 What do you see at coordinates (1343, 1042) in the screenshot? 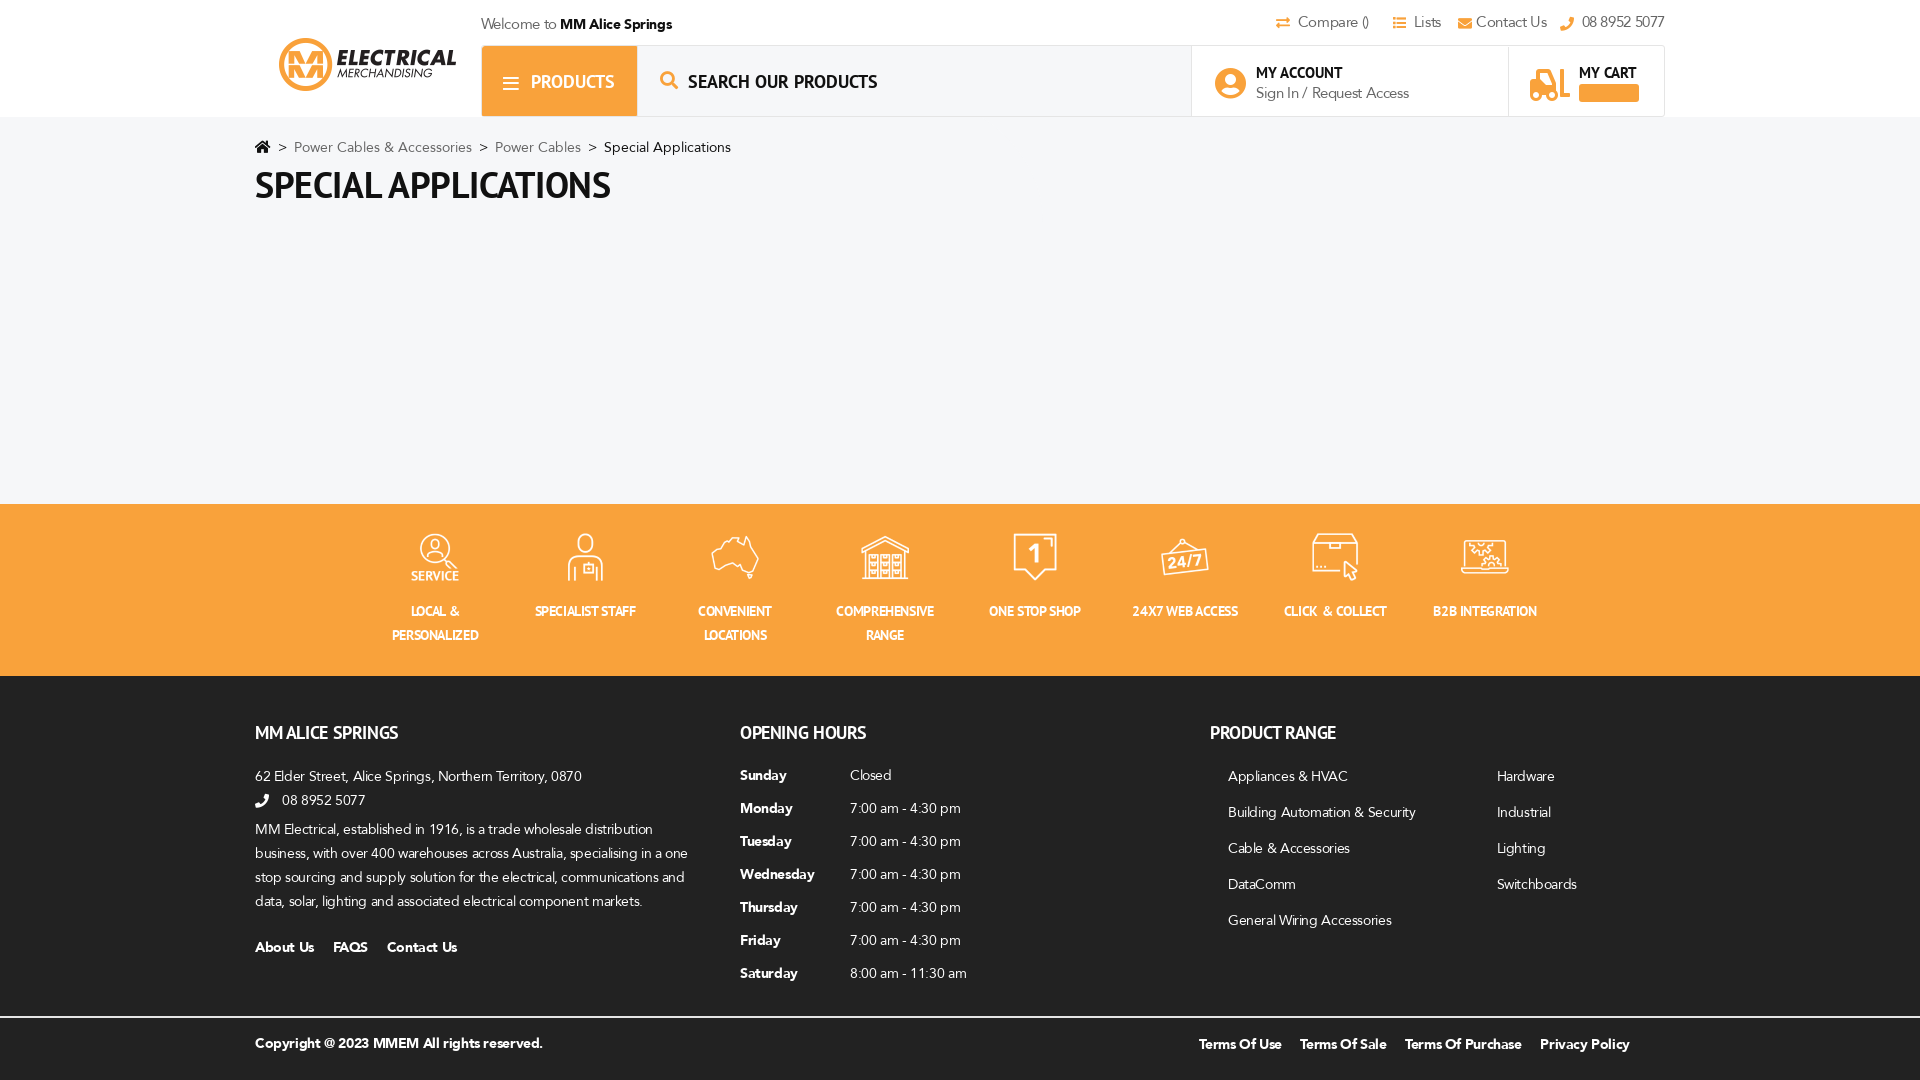
I see `'Terms Of Sale'` at bounding box center [1343, 1042].